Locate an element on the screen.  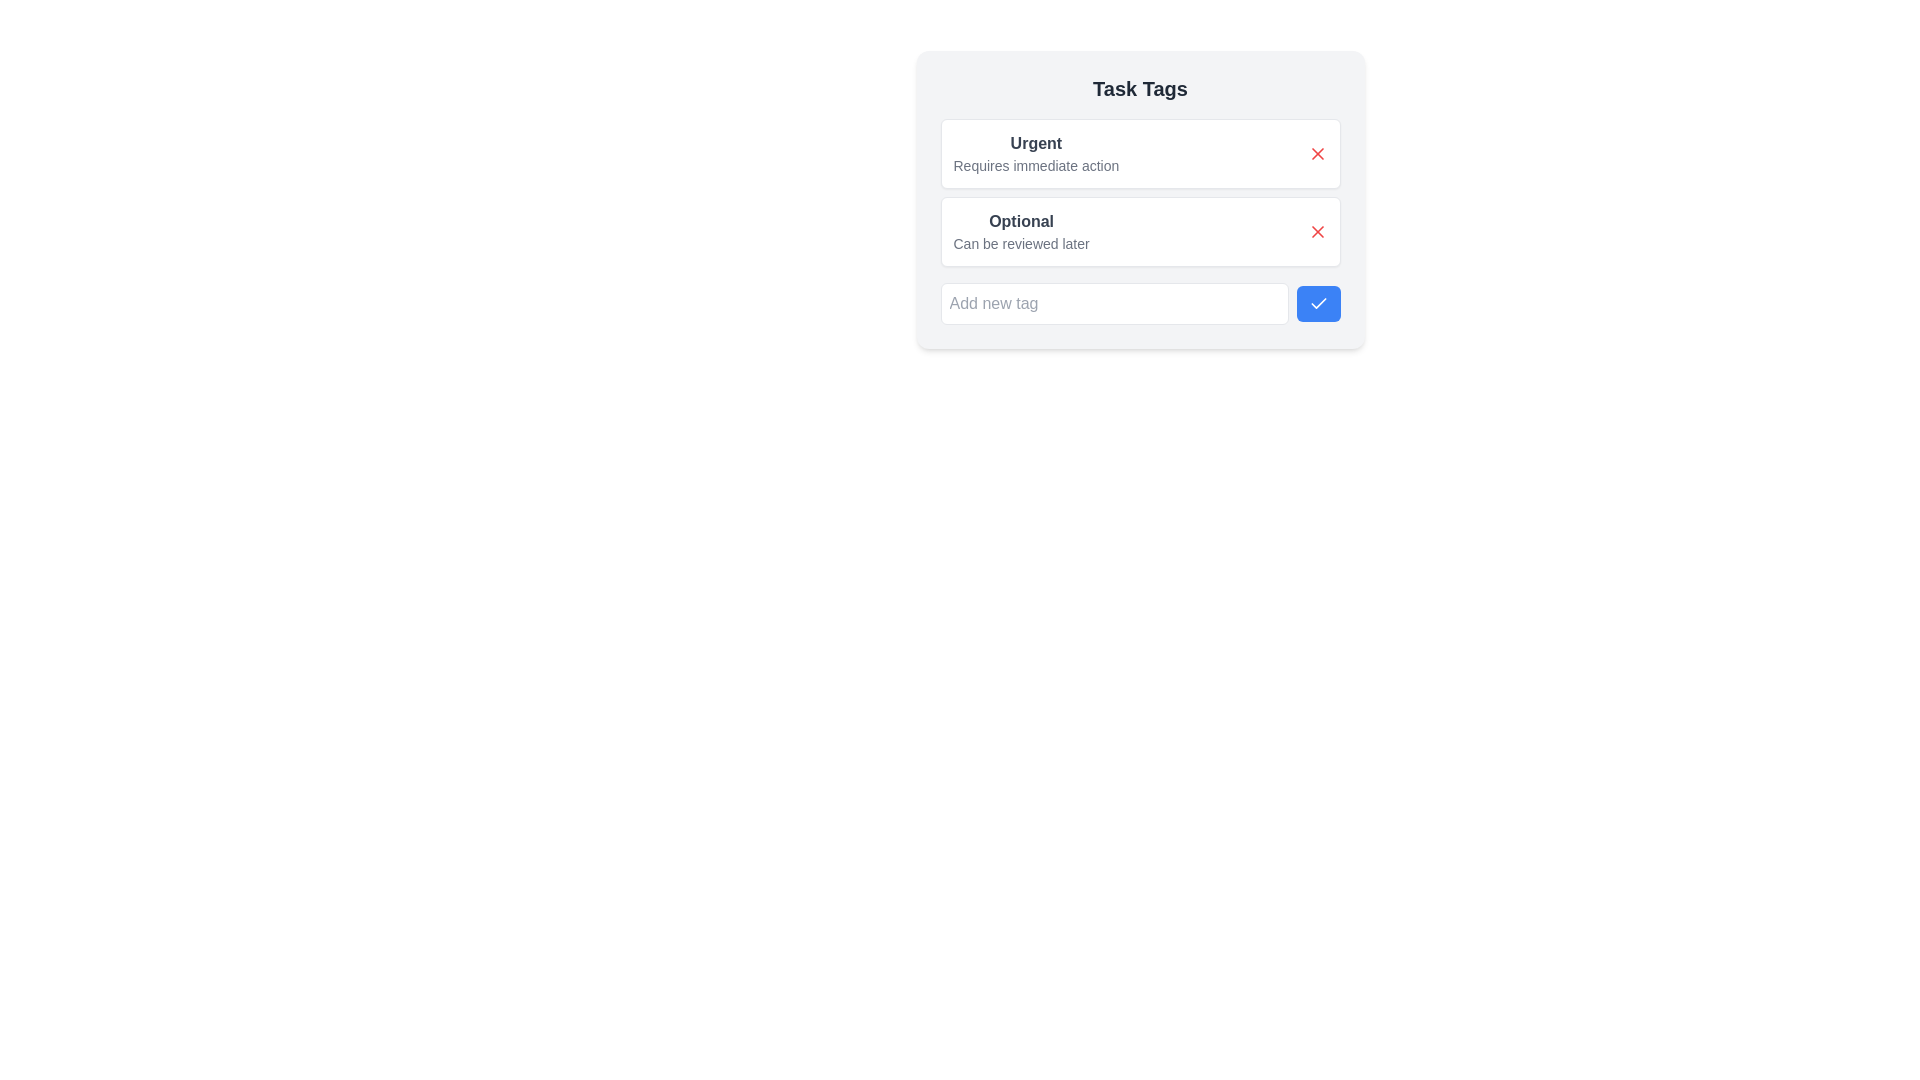
the bold text label reading 'Optional' in dark gray color, which is the first text element in the second card of the vertical list of tags is located at coordinates (1021, 222).